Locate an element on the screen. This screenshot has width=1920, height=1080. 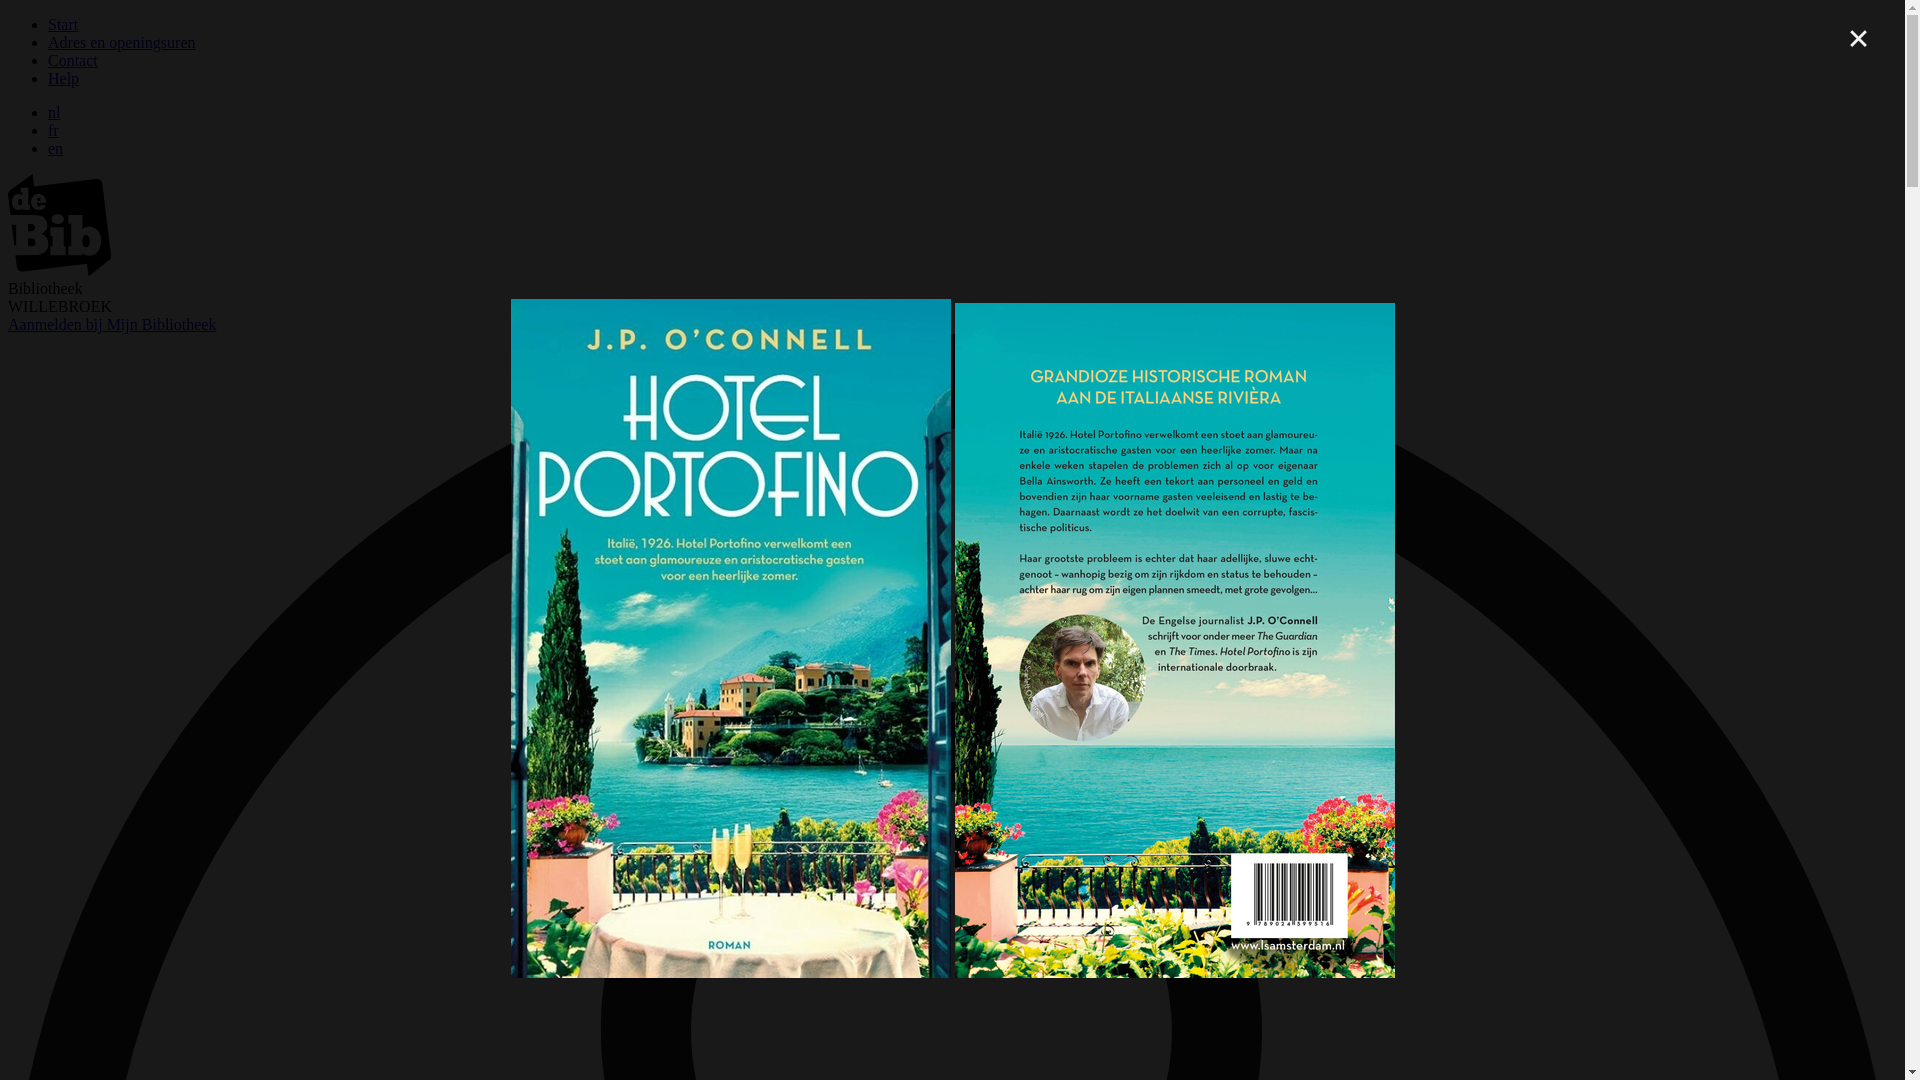
'nl' is located at coordinates (53, 112).